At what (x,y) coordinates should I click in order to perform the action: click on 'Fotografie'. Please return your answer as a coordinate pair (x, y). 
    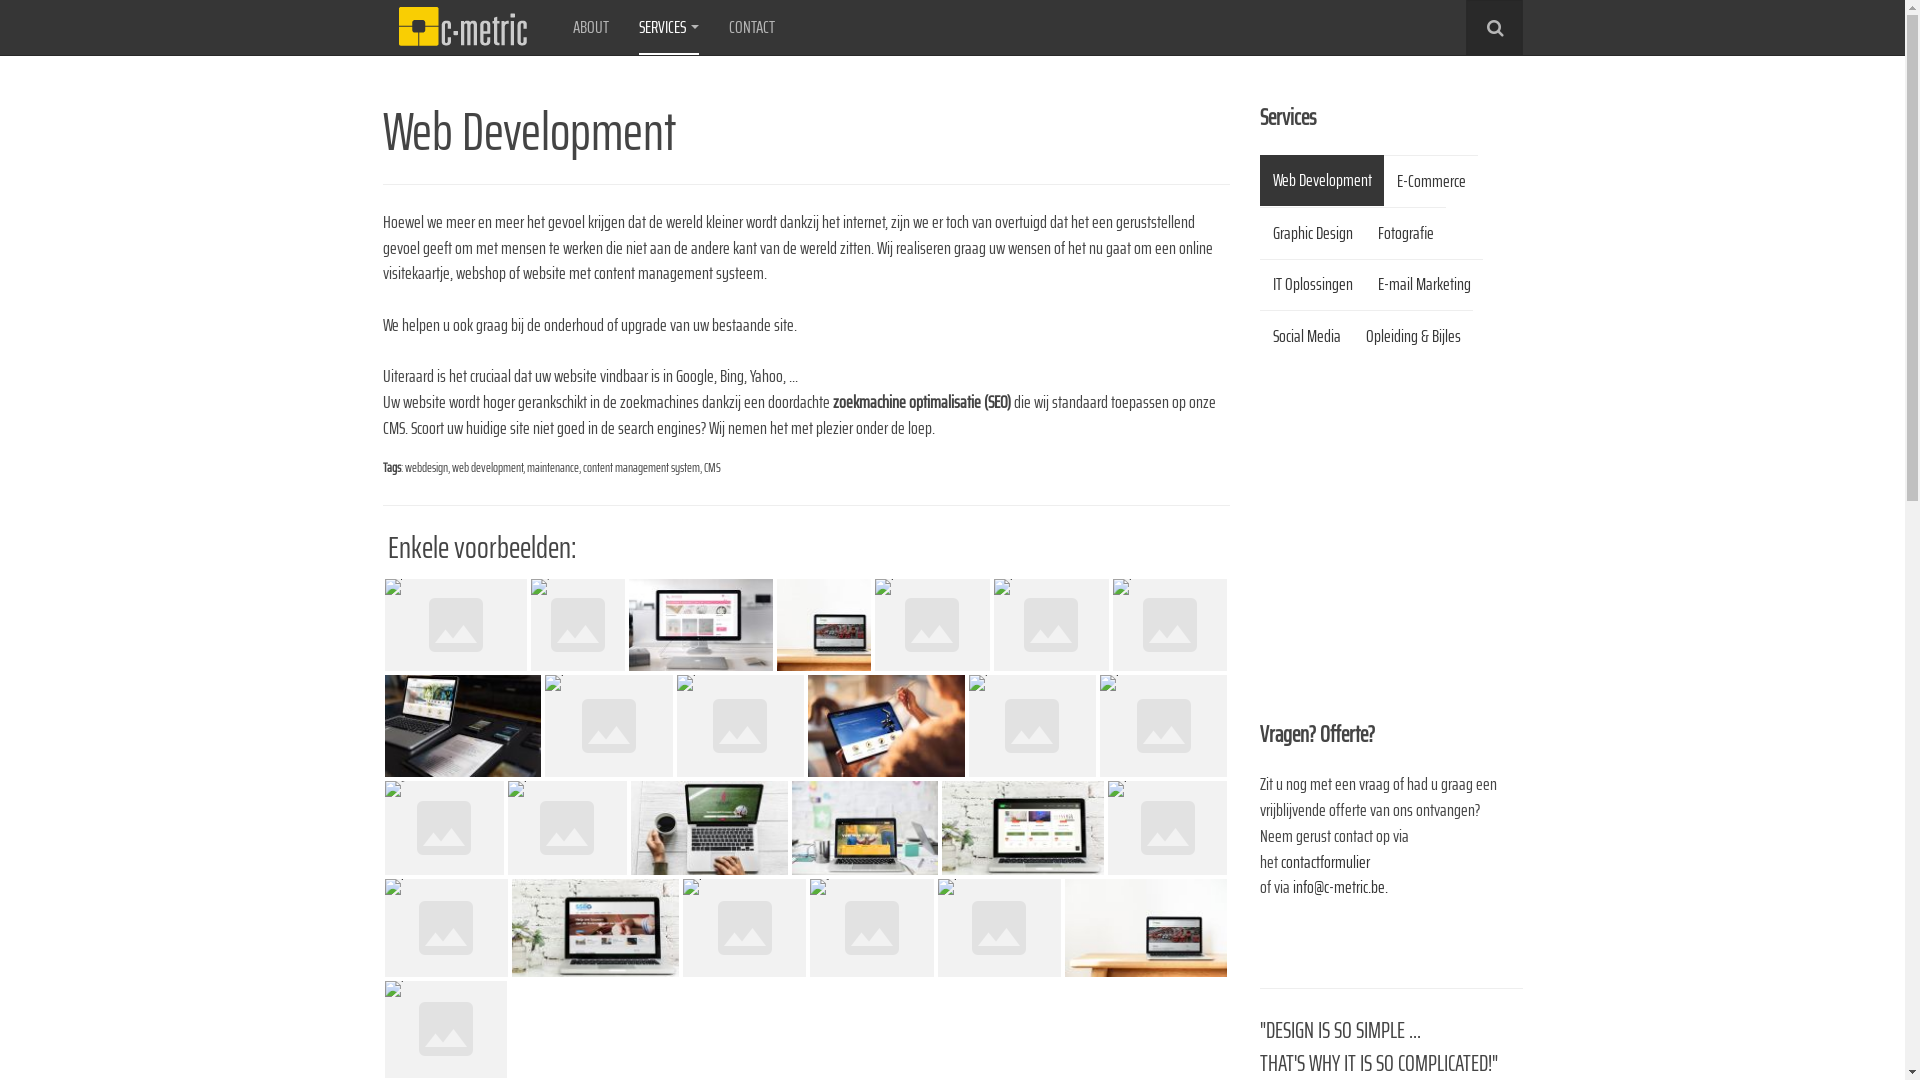
    Looking at the image, I should click on (1363, 232).